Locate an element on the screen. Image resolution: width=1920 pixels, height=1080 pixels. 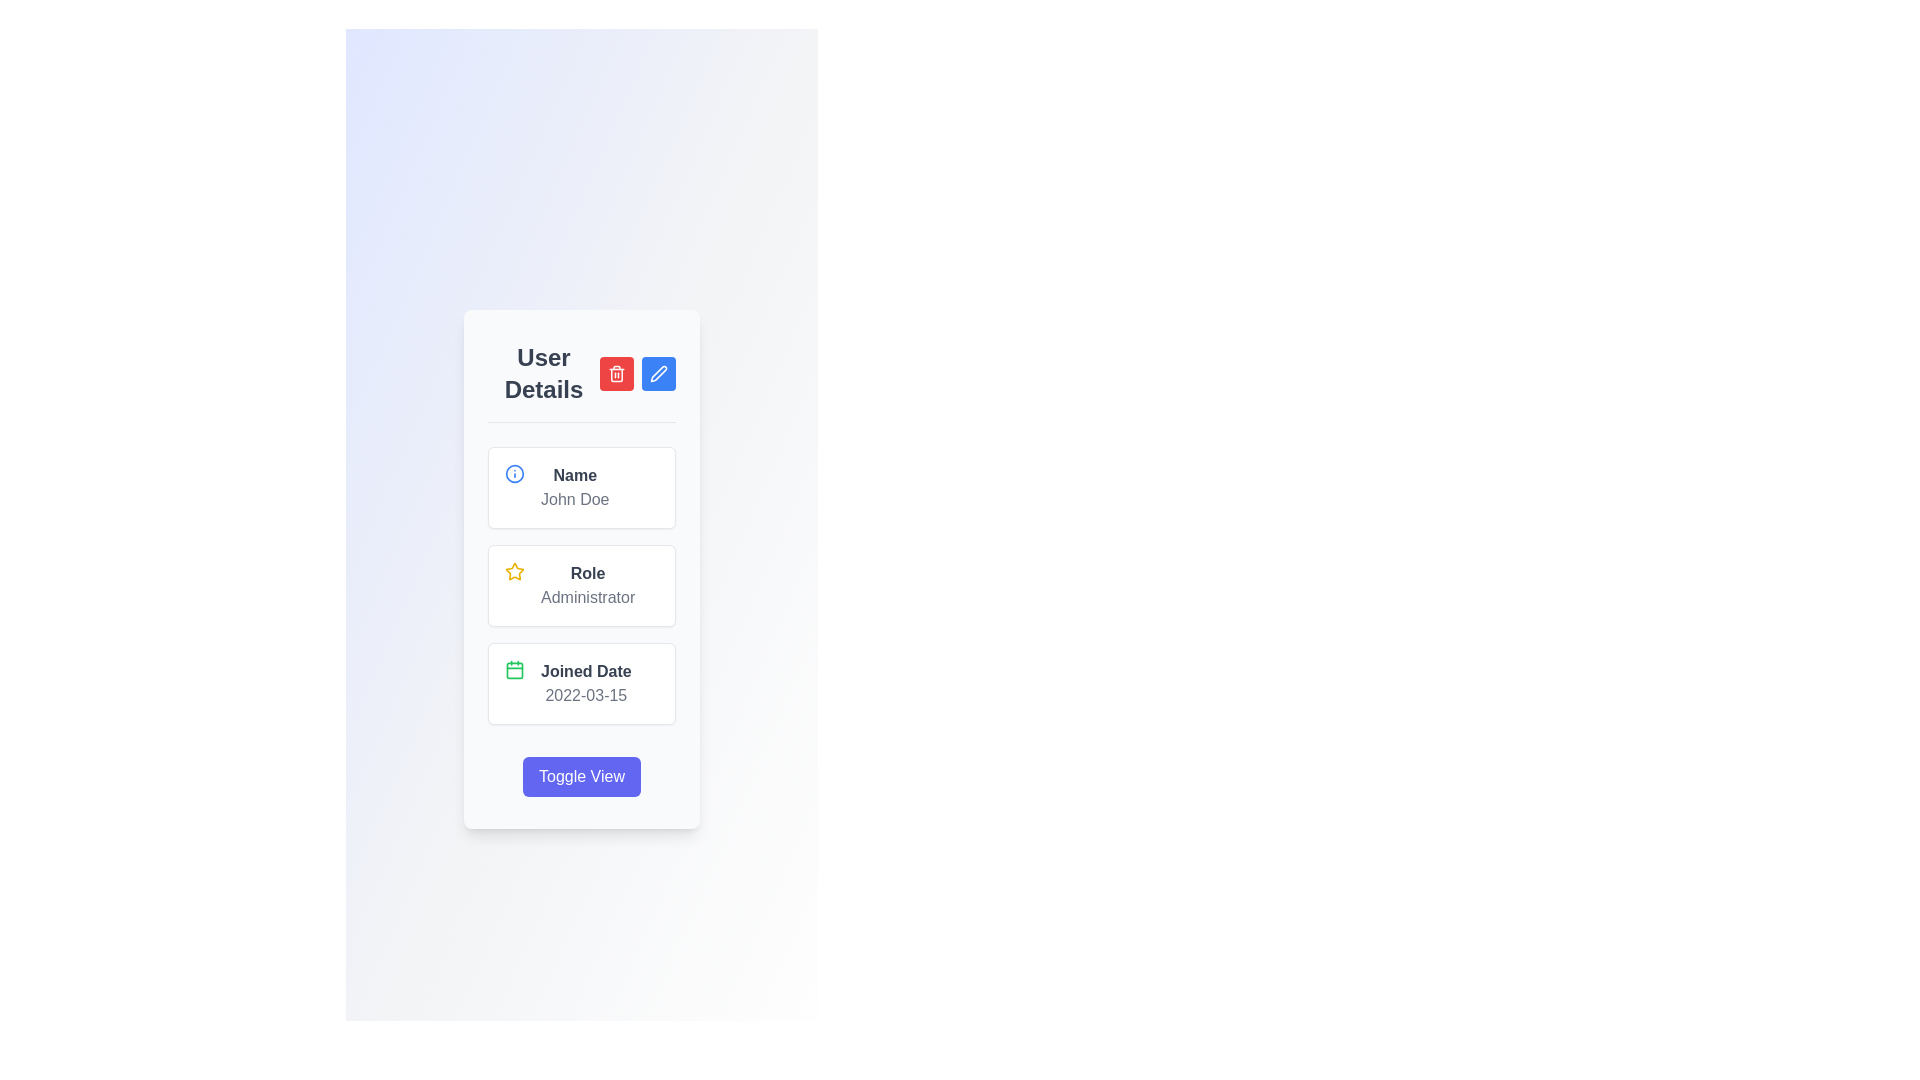
the Information Display that shows the label 'Name' in bold text followed by 'John Doe', located near the top of the user details card, below a small information icon is located at coordinates (574, 487).